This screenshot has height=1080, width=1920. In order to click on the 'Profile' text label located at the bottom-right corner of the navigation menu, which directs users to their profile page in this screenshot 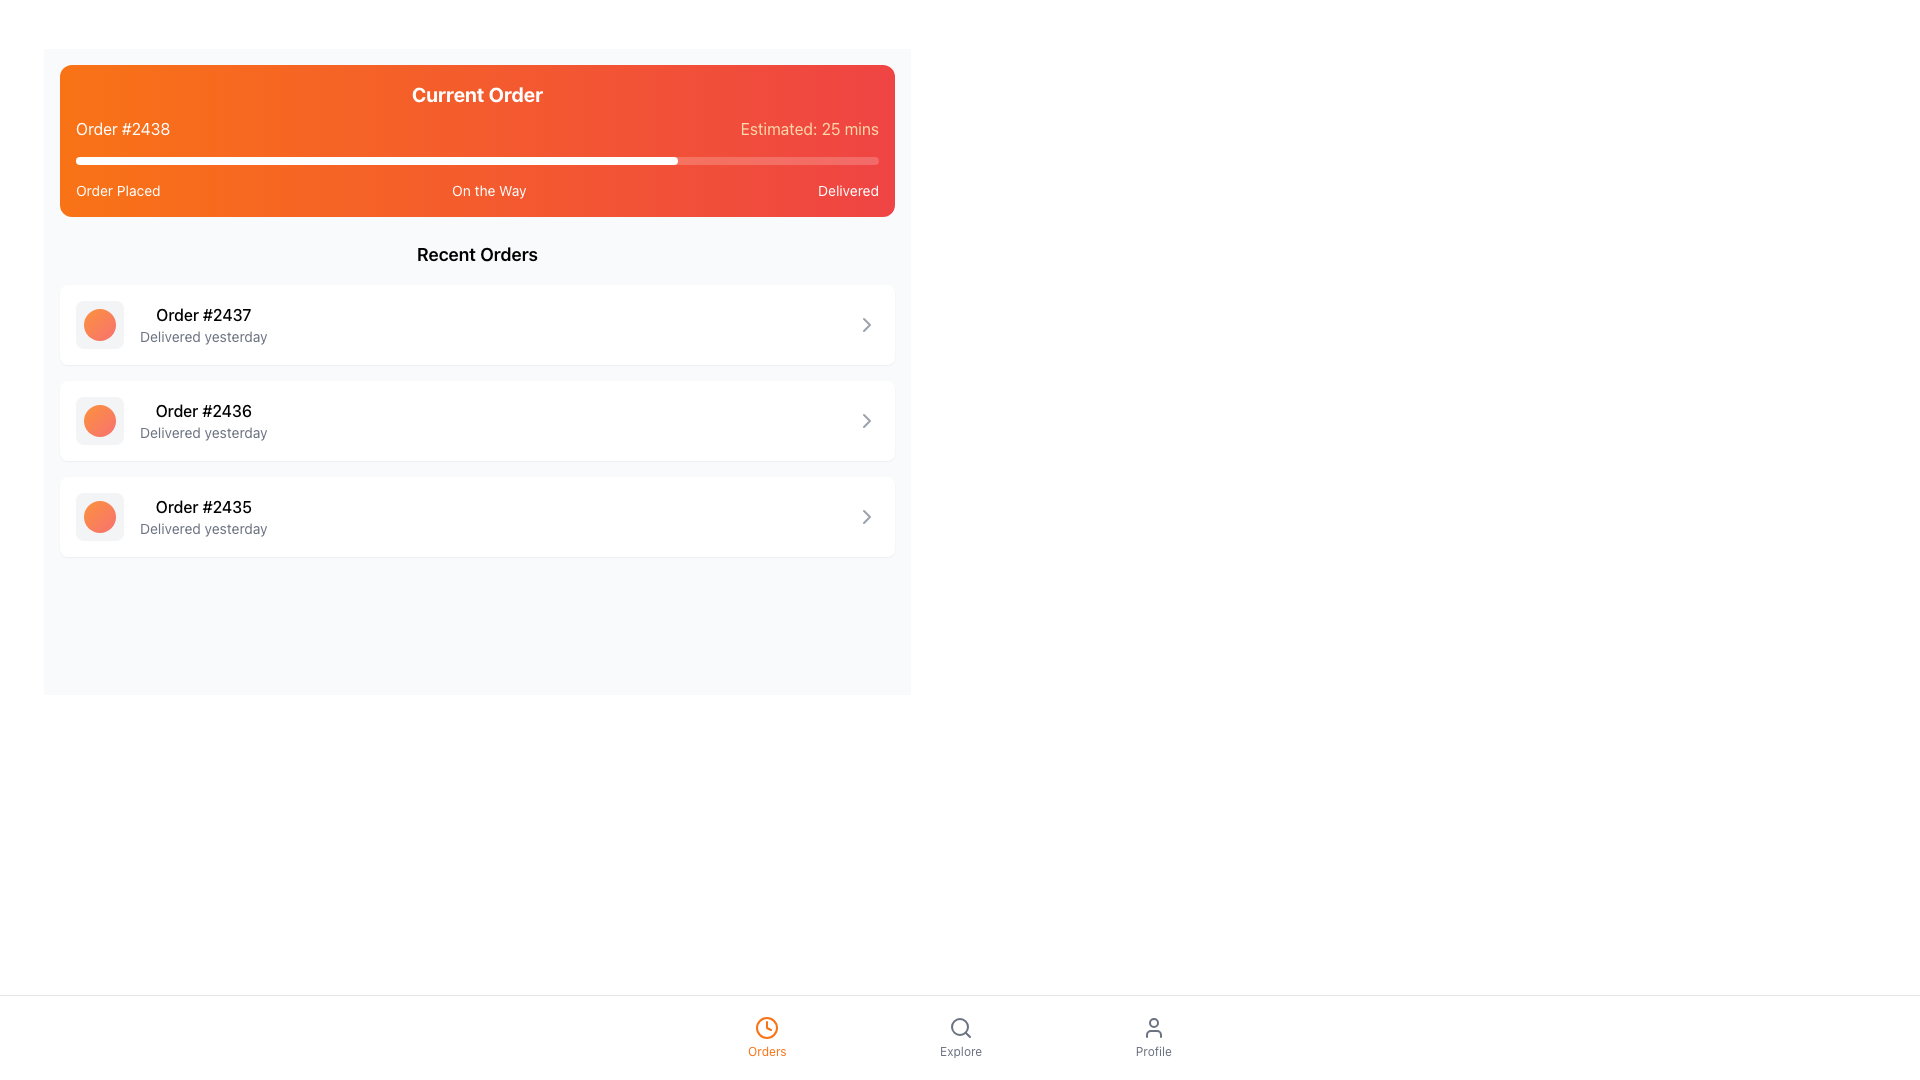, I will do `click(1153, 1051)`.